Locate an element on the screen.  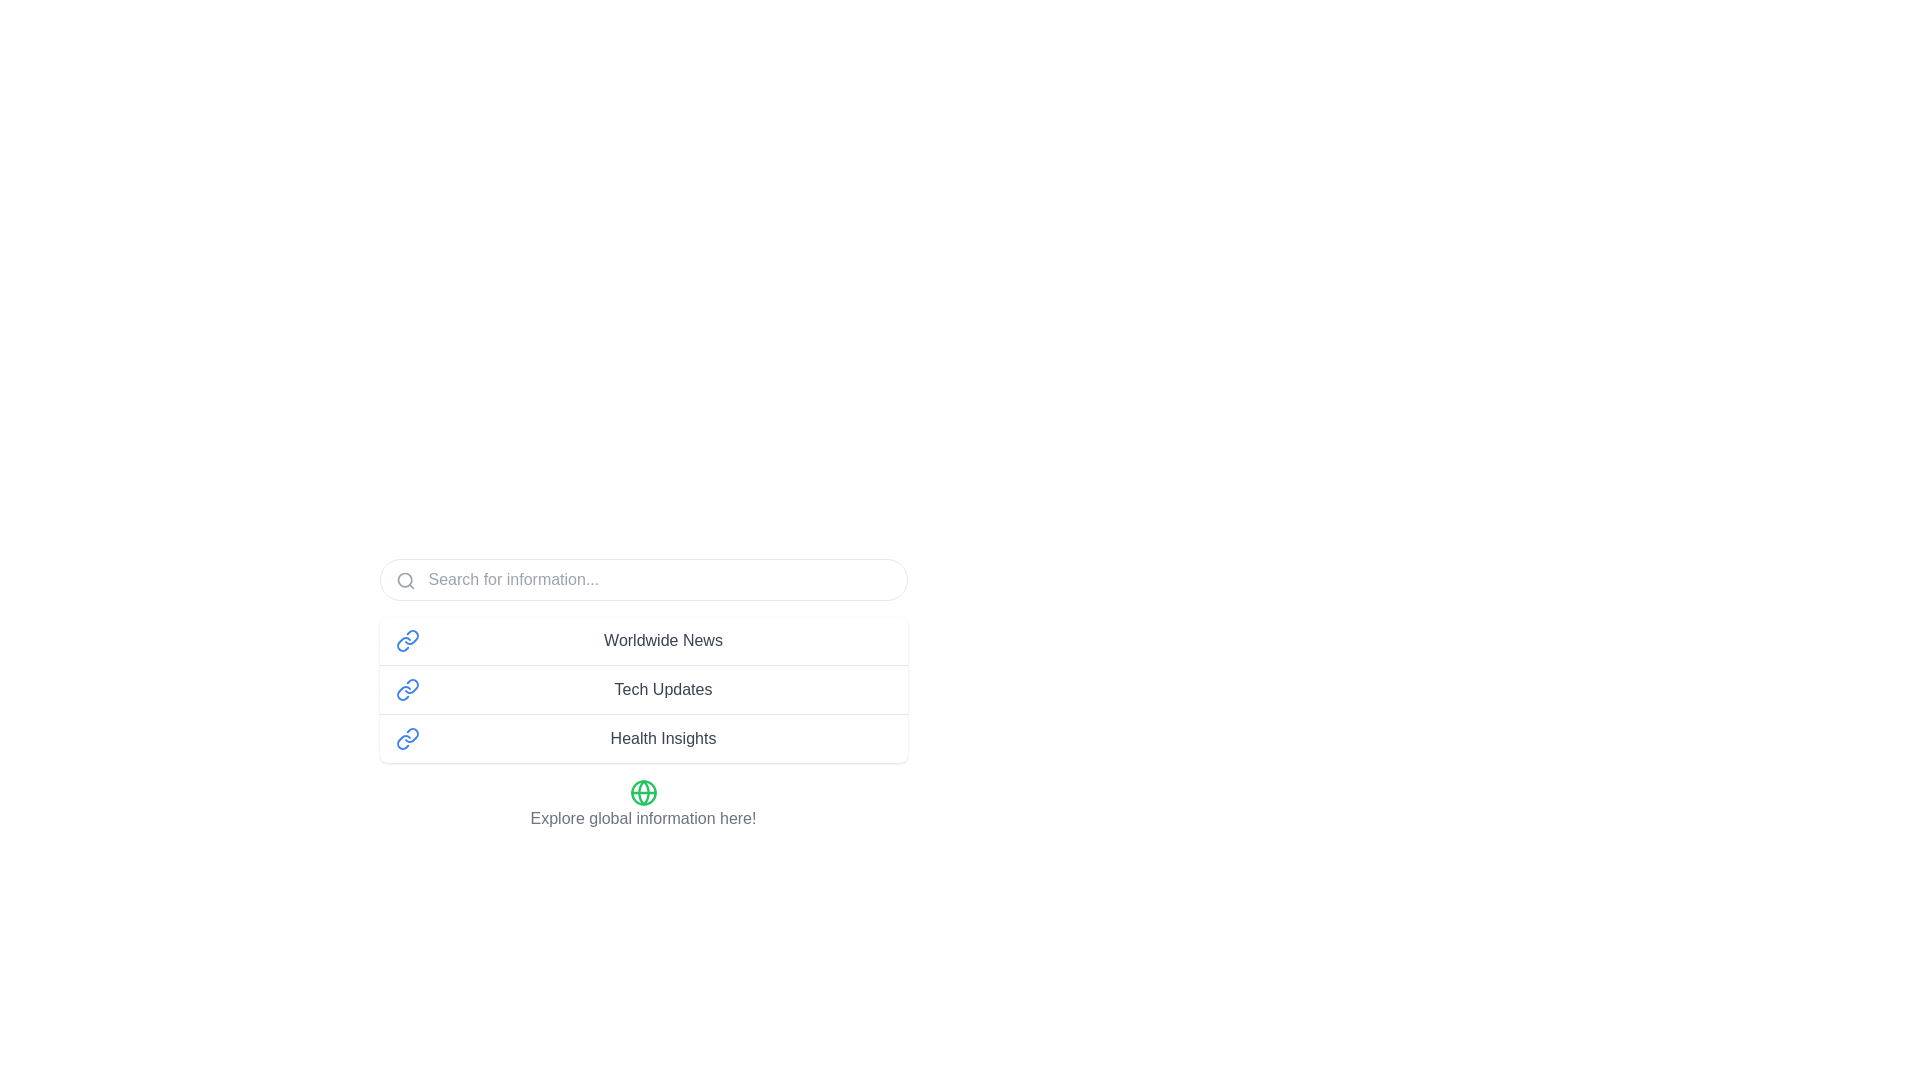
the 'Tech Updates' navigation link, which is the second item in a vertically stacked list of navigation options, positioned below 'Worldwide News' and above 'Health Insights' is located at coordinates (643, 688).